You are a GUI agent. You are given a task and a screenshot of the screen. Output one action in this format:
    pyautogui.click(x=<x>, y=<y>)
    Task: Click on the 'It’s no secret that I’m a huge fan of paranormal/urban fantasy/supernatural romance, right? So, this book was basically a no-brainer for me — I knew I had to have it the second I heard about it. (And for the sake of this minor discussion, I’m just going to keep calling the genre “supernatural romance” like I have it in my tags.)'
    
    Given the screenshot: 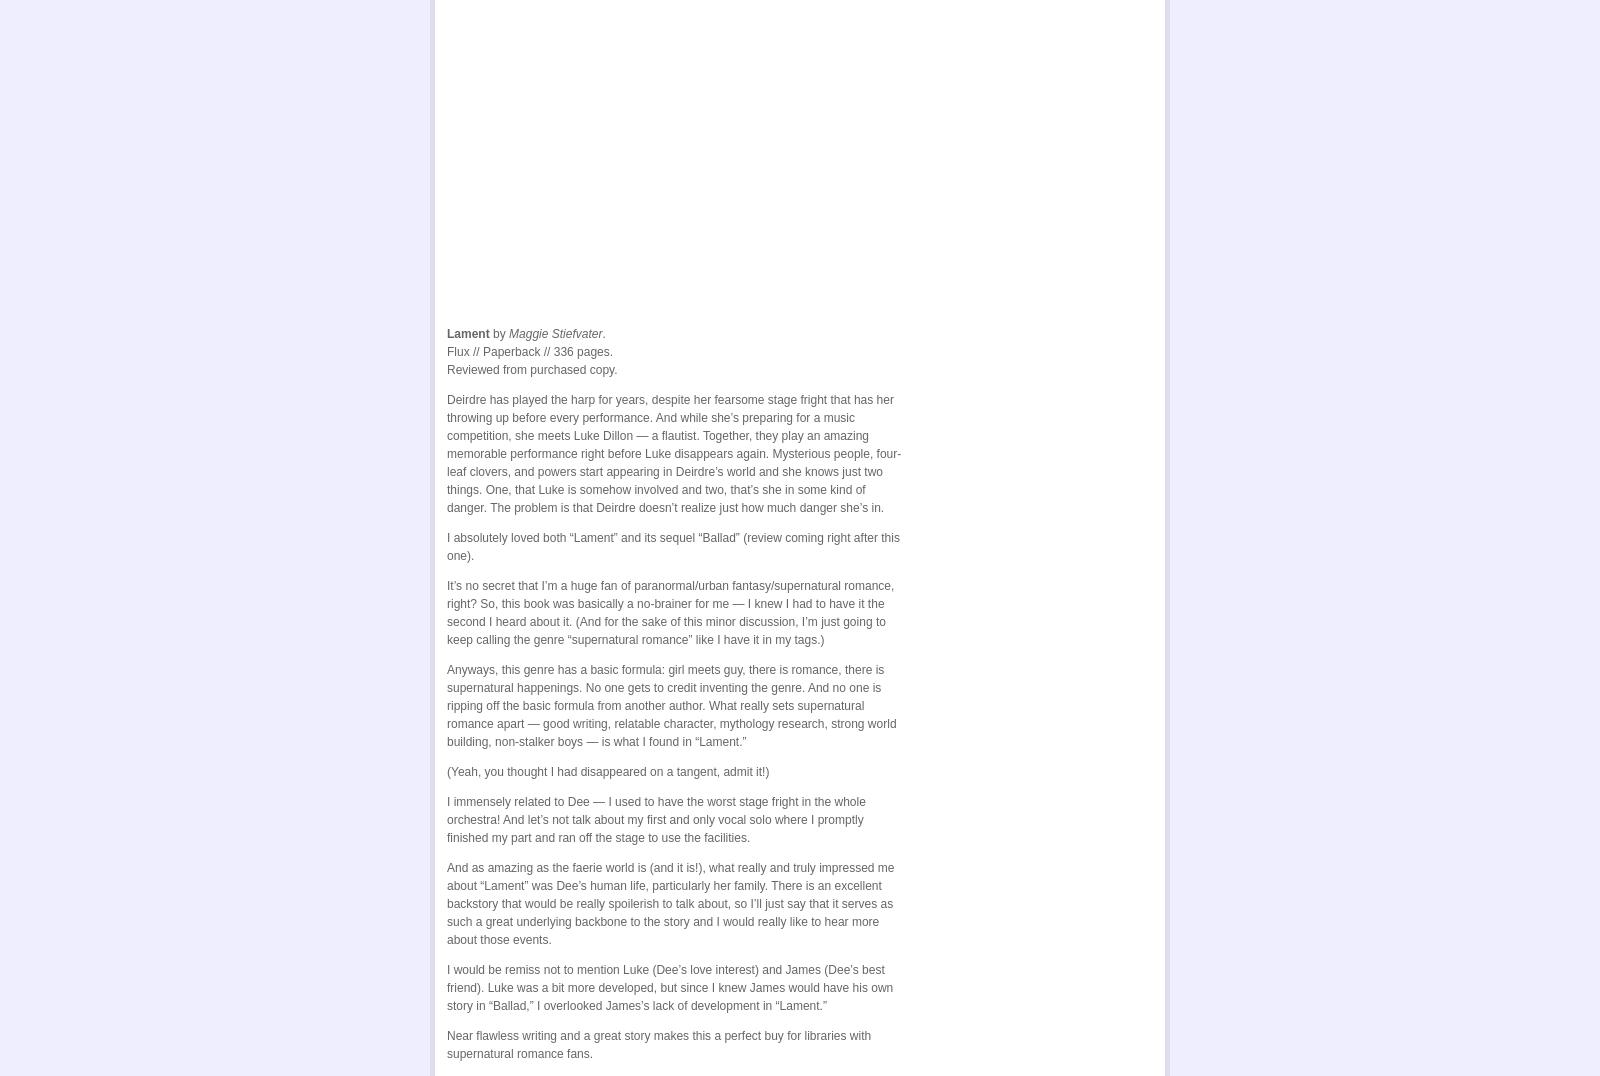 What is the action you would take?
    pyautogui.click(x=670, y=609)
    